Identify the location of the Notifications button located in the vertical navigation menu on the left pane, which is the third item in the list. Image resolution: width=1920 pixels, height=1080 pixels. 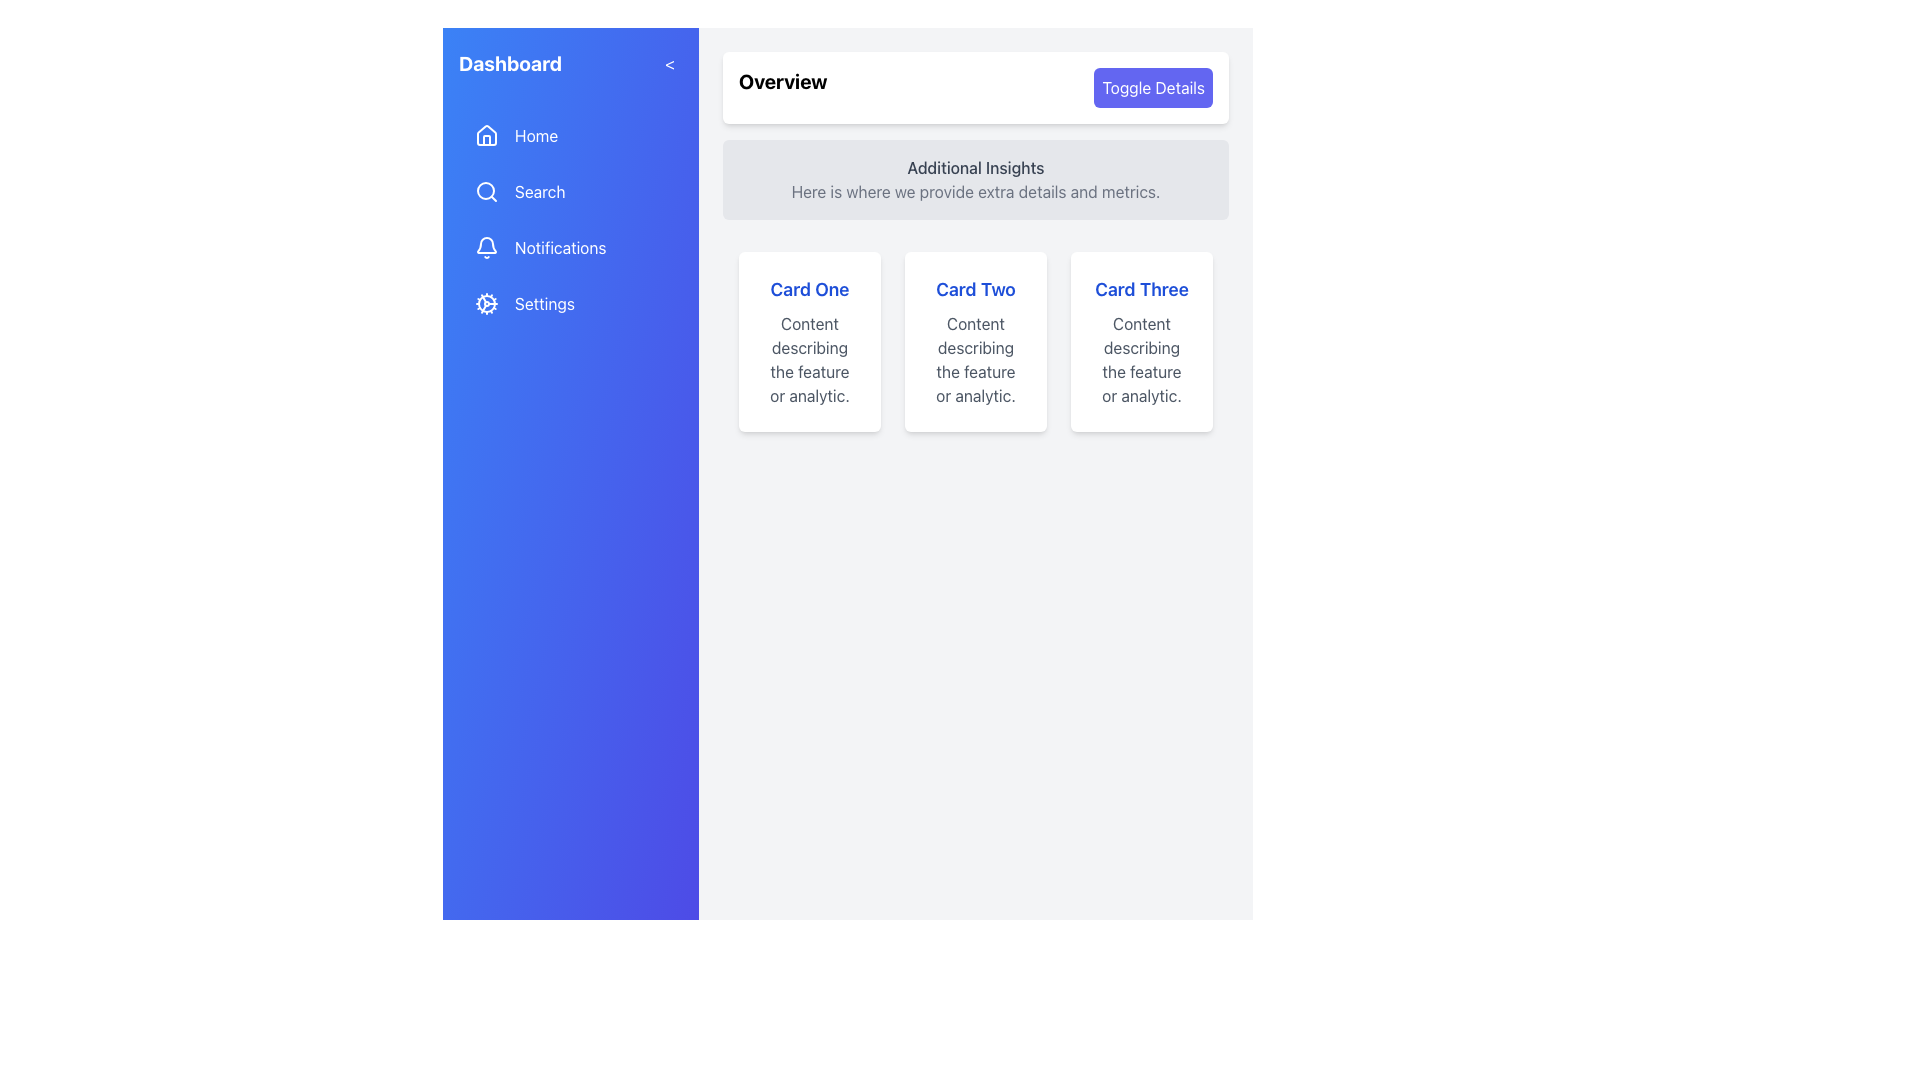
(570, 246).